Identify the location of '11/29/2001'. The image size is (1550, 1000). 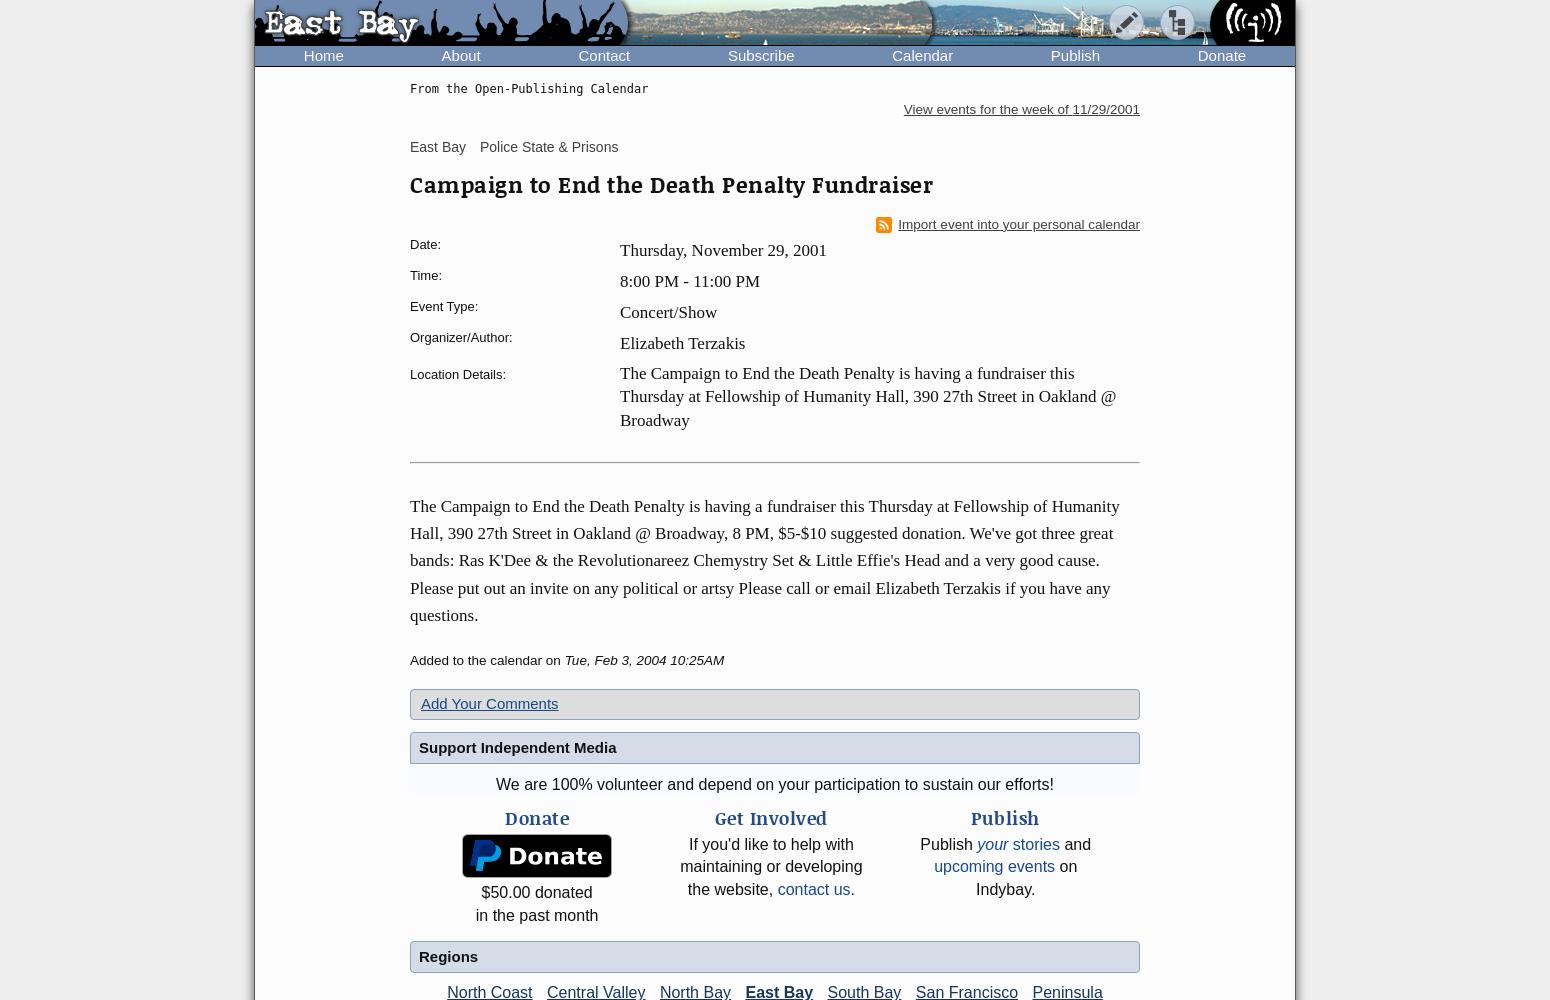
(1104, 108).